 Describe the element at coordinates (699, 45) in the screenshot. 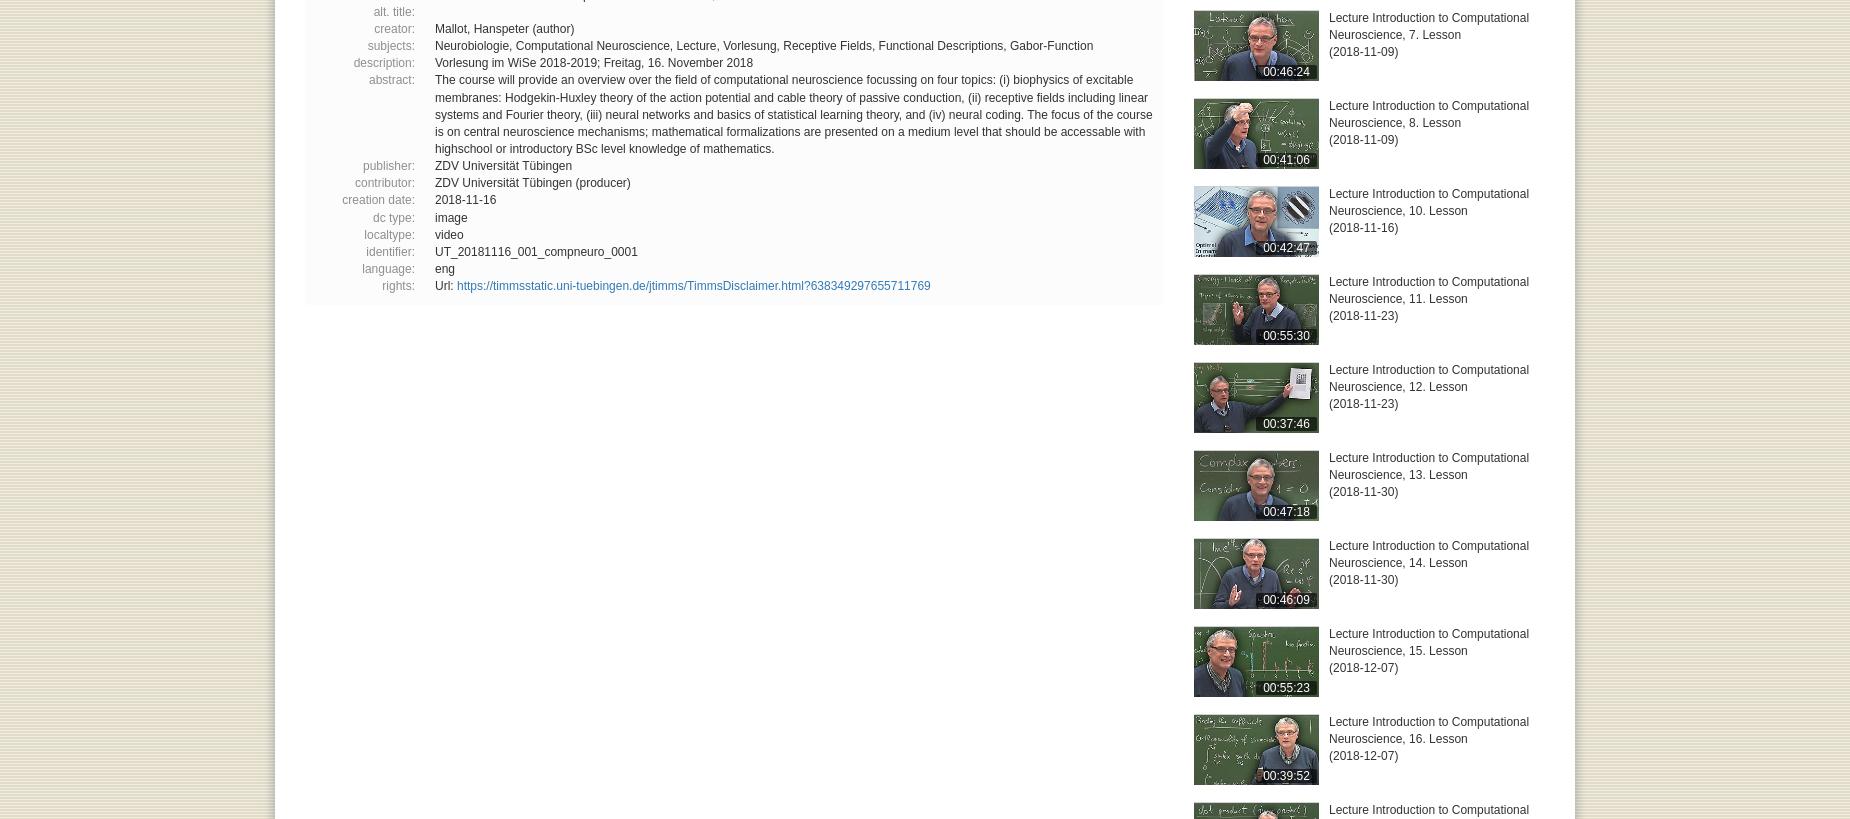

I see `'Lecture,'` at that location.